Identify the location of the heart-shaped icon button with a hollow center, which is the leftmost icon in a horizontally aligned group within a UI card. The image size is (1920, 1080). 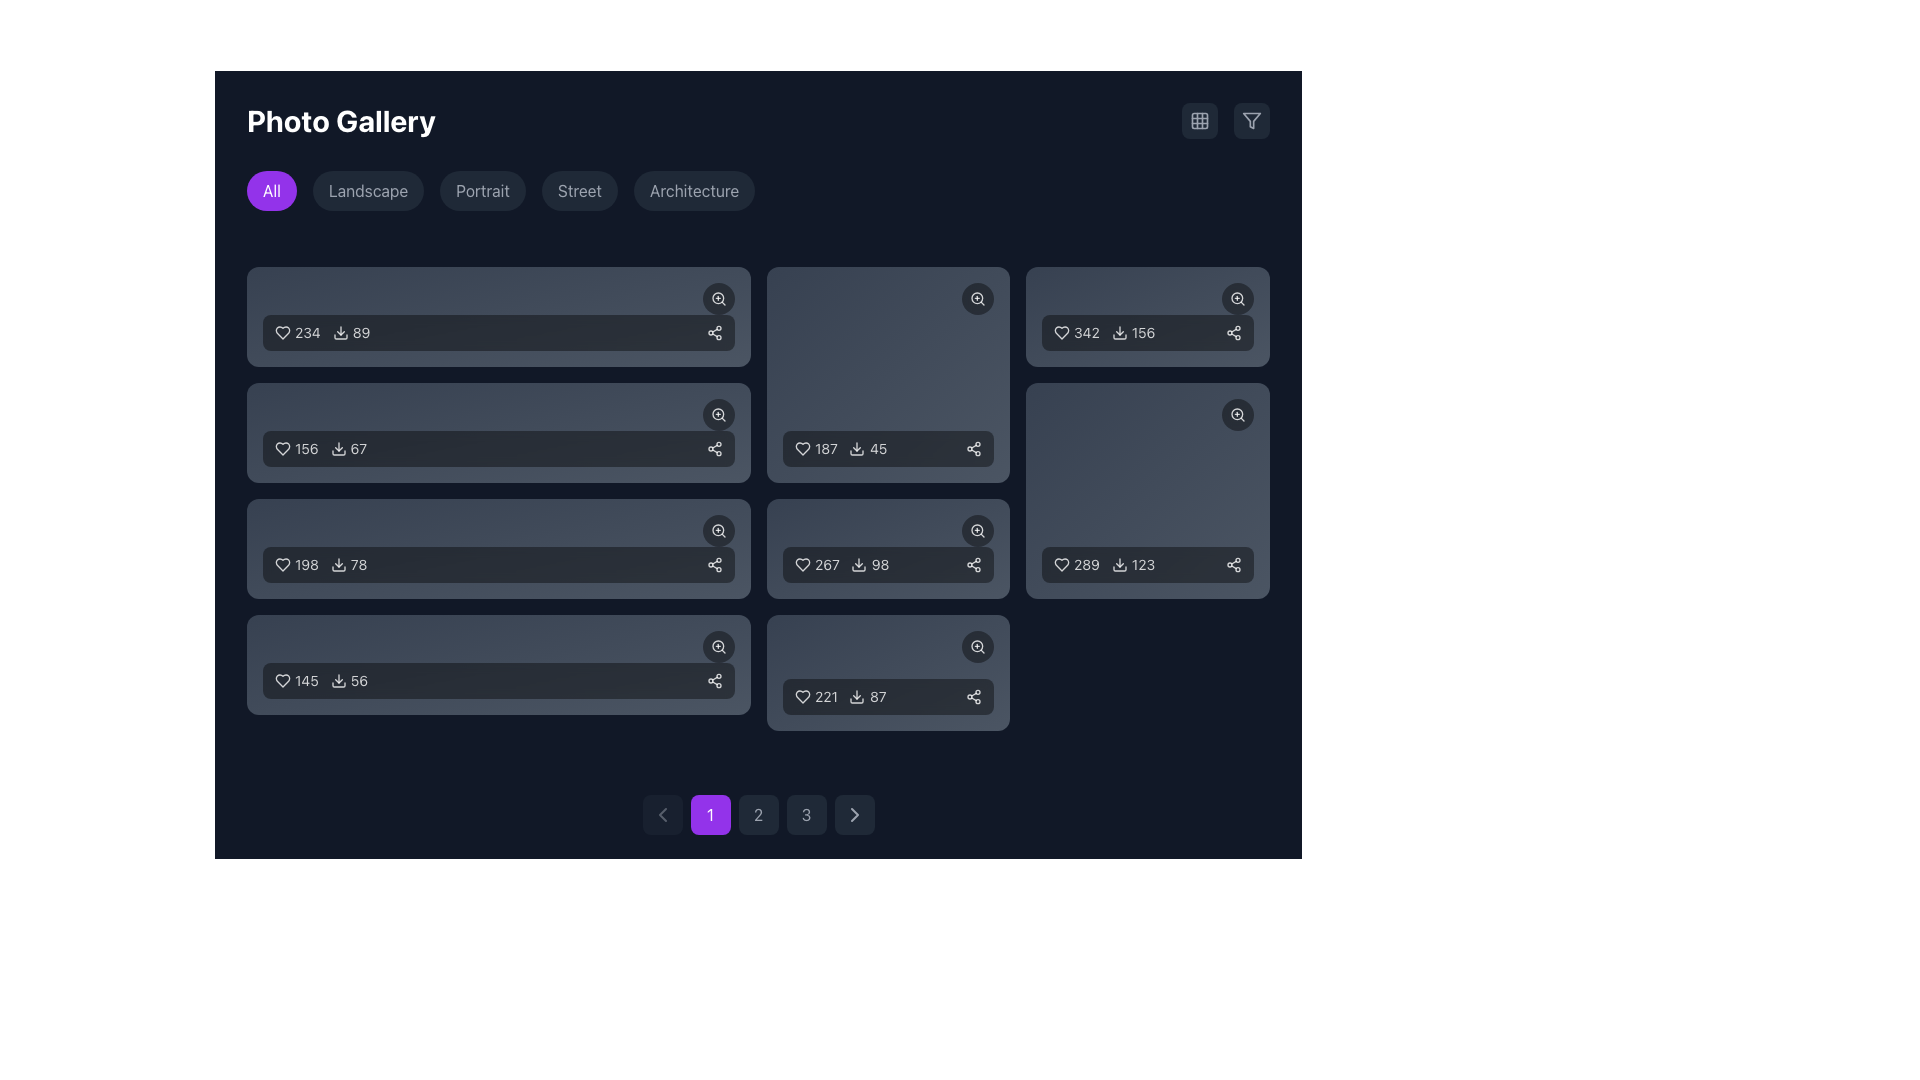
(282, 564).